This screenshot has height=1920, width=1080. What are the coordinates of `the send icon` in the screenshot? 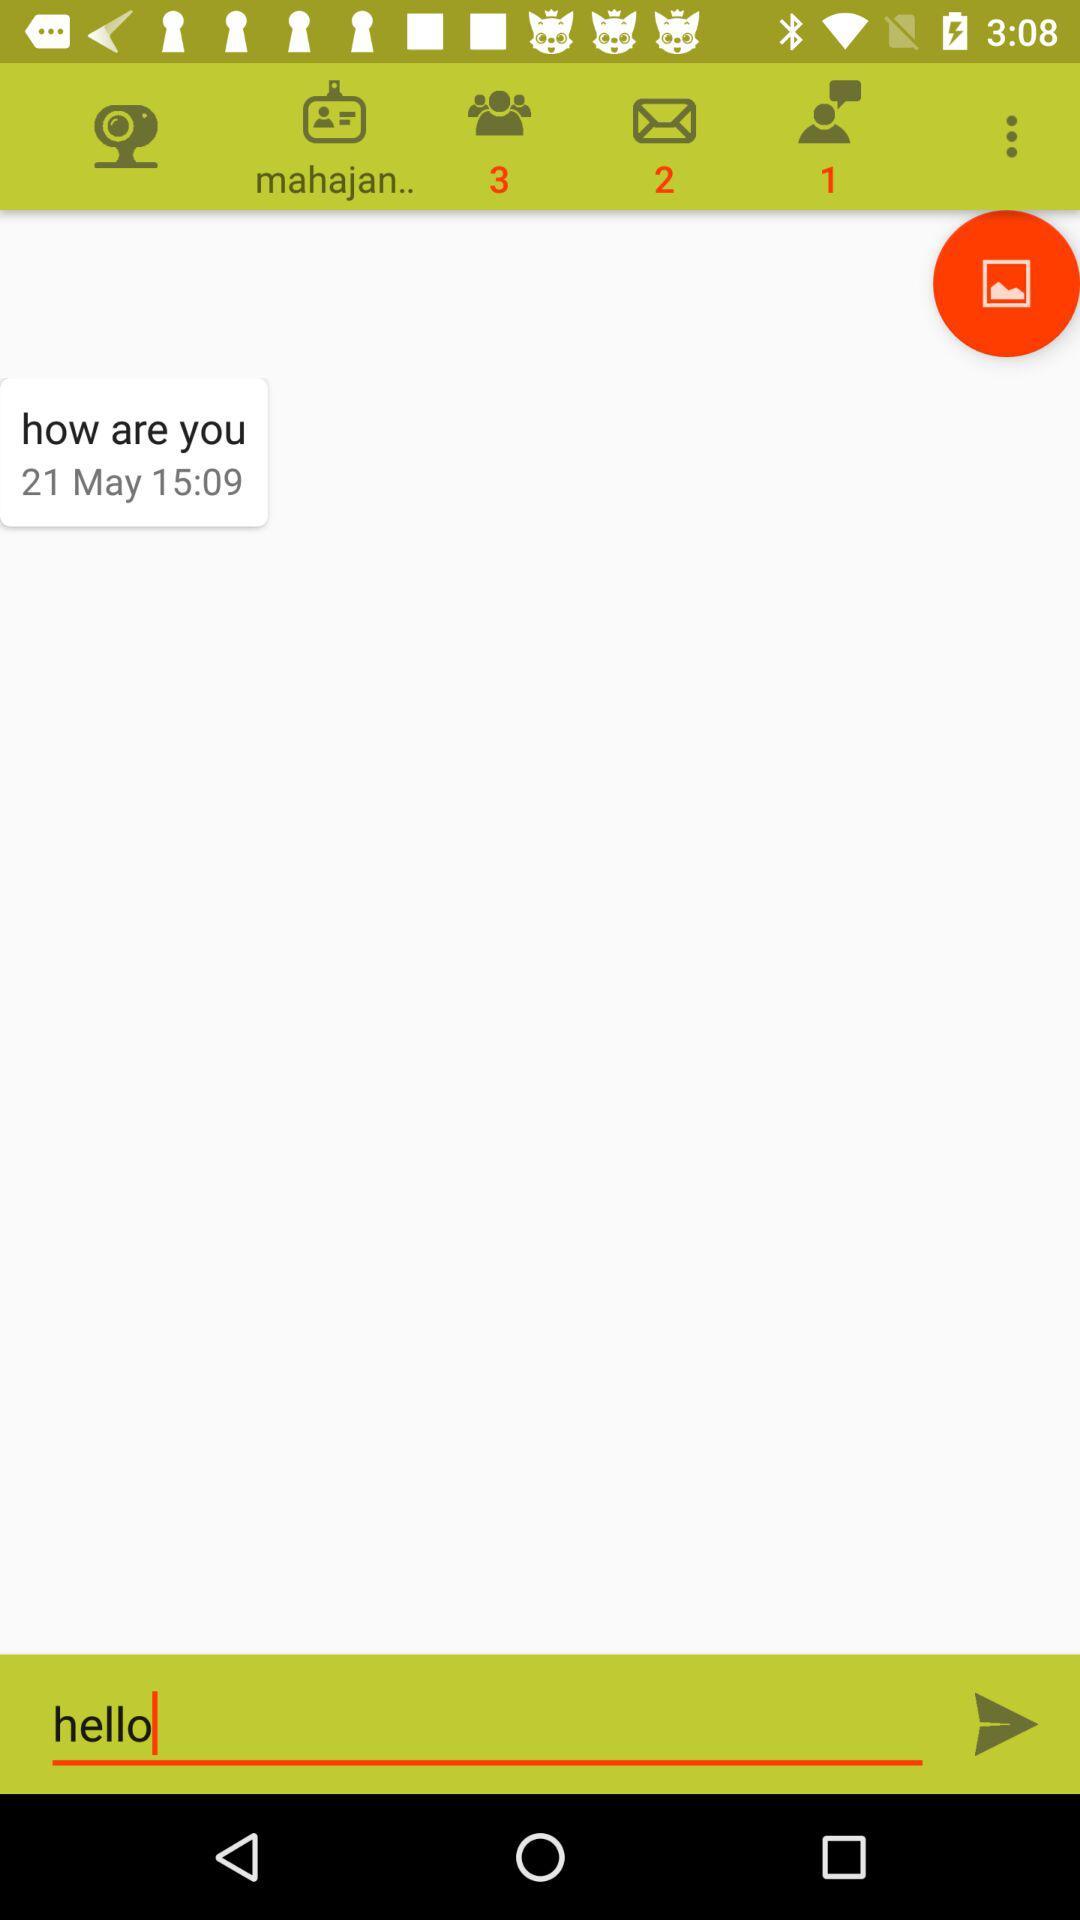 It's located at (1006, 1723).